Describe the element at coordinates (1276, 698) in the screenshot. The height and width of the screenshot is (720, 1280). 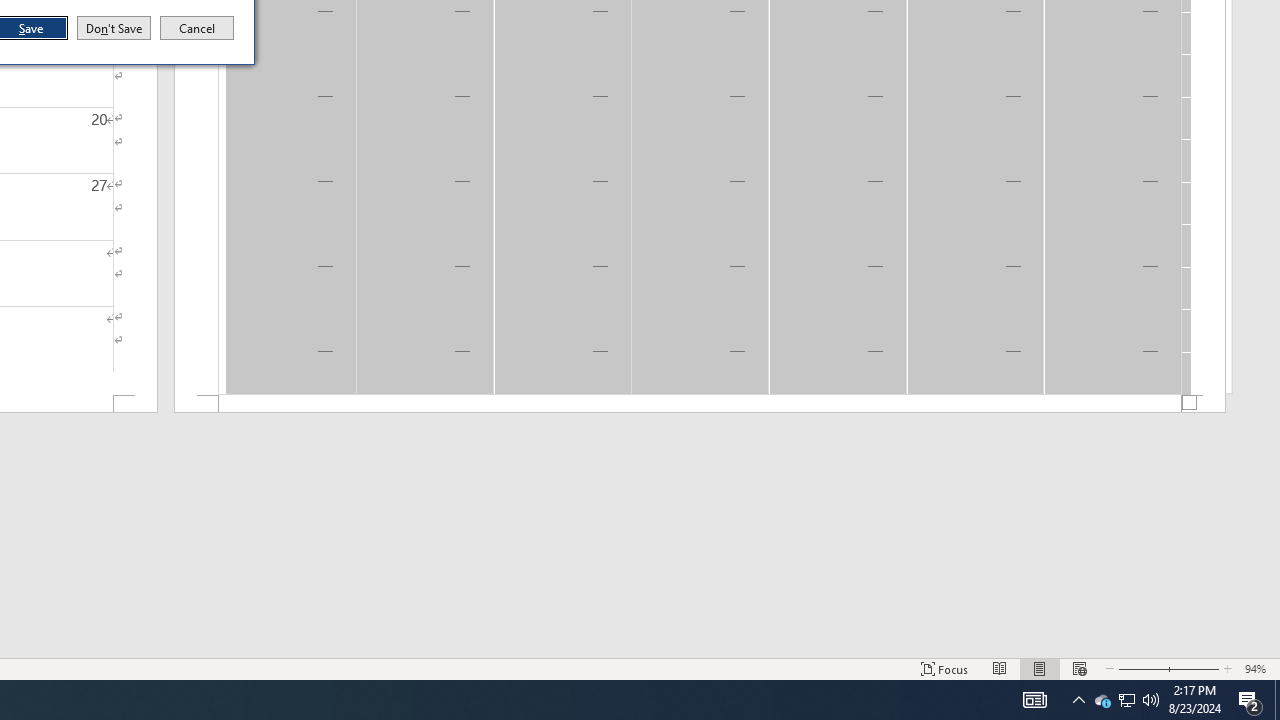
I see `'Show desktop'` at that location.